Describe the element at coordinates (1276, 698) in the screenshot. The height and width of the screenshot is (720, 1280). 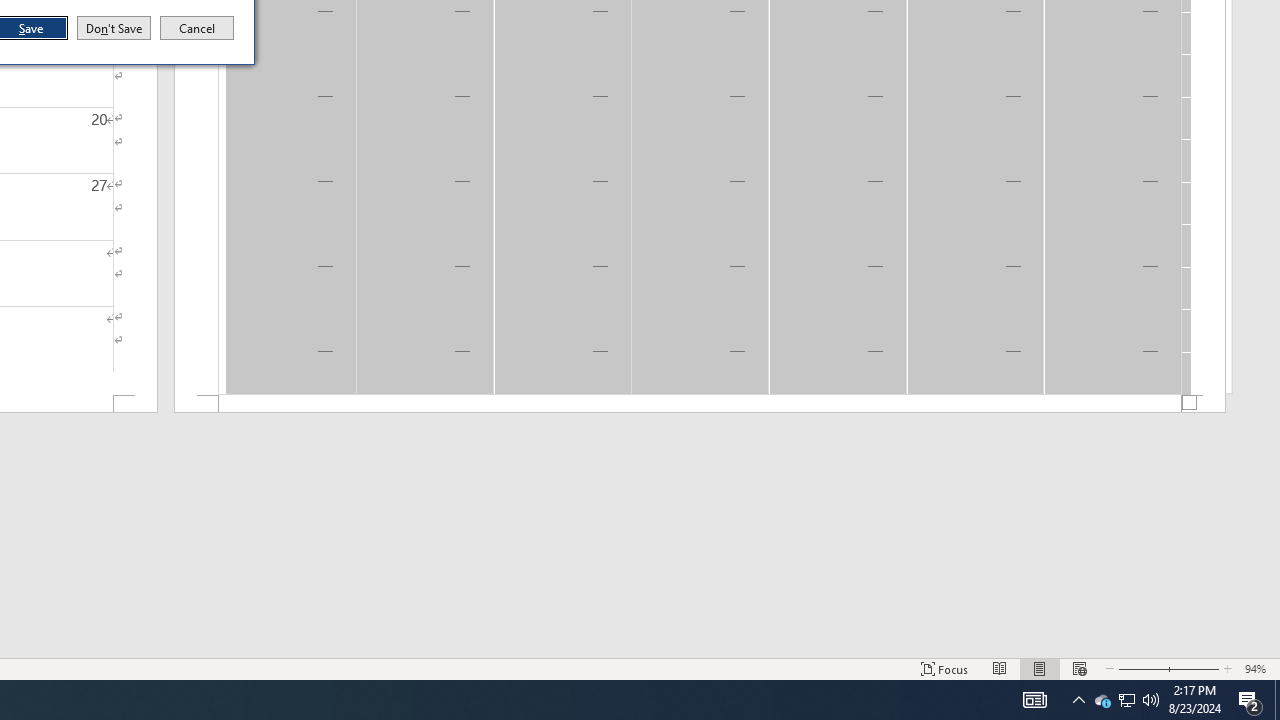
I see `'Show desktop'` at that location.